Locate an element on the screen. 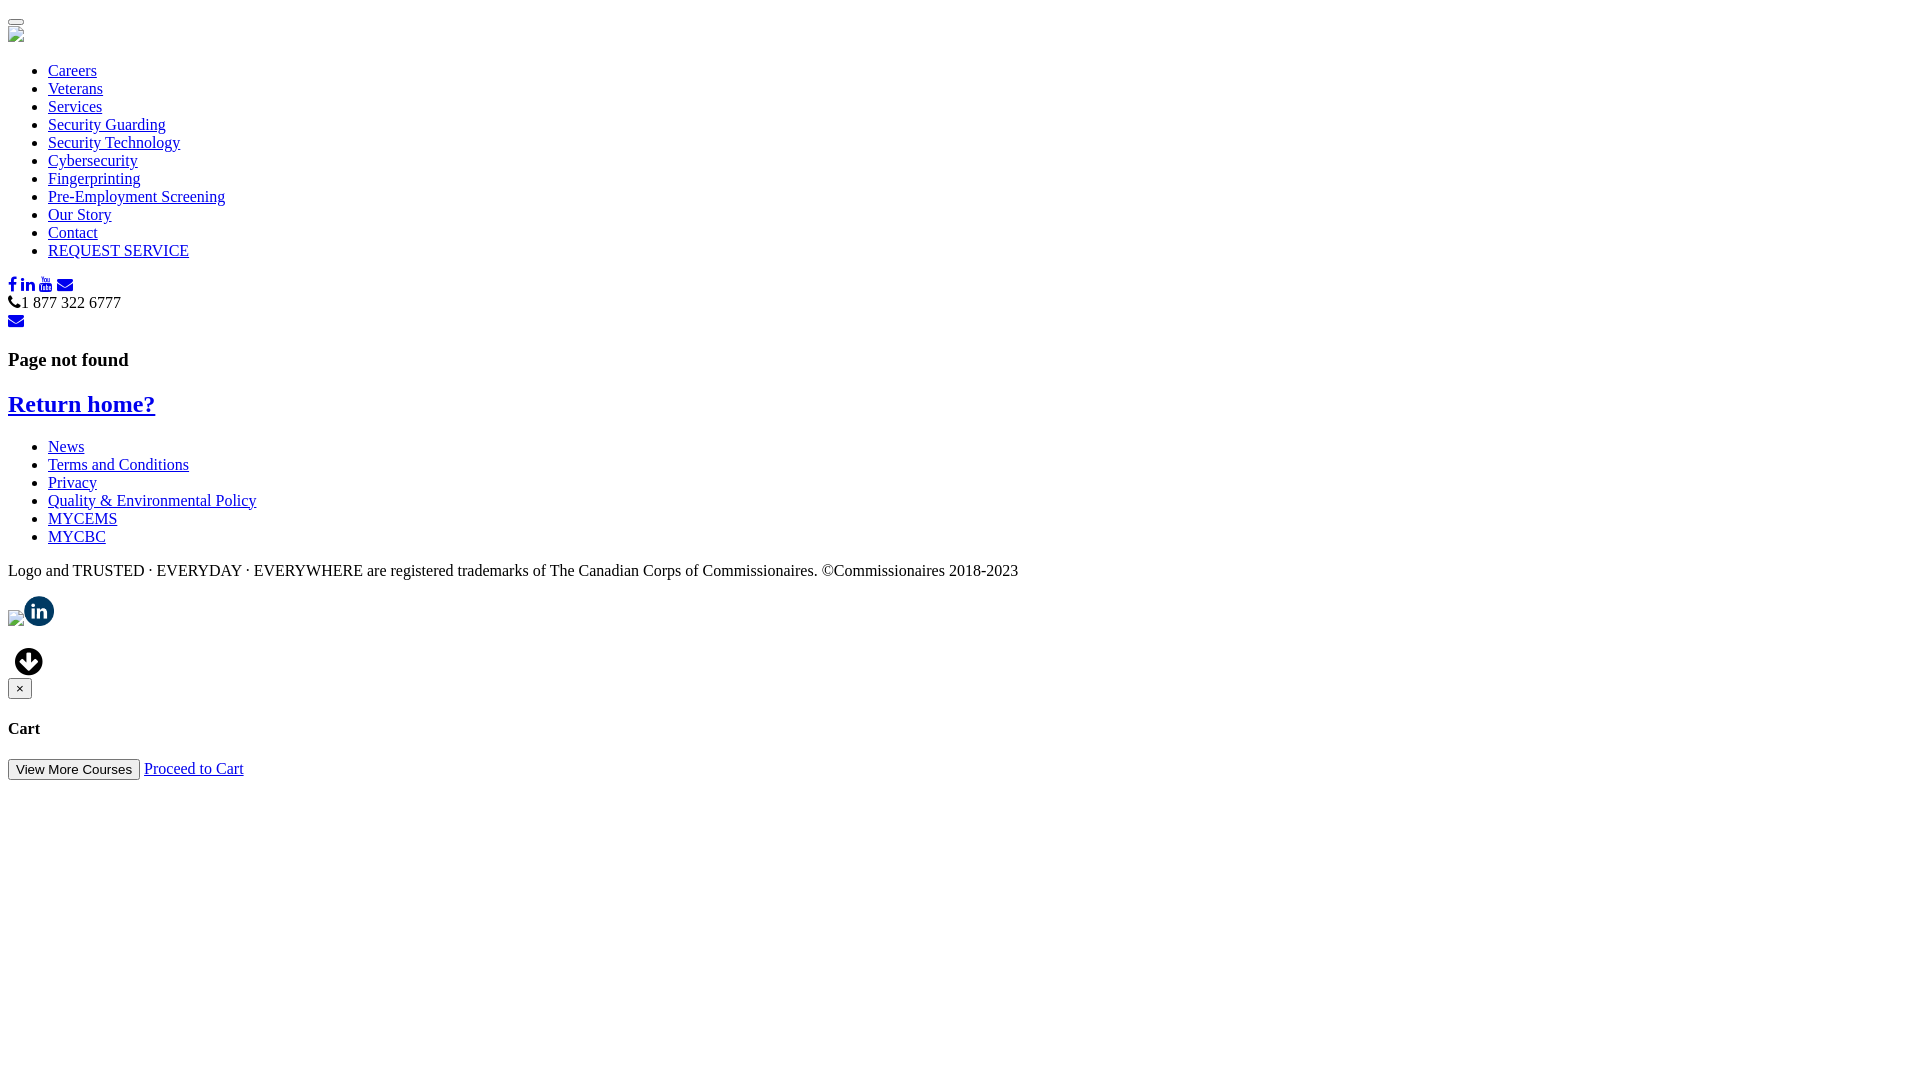  'MYCBC' is located at coordinates (76, 535).